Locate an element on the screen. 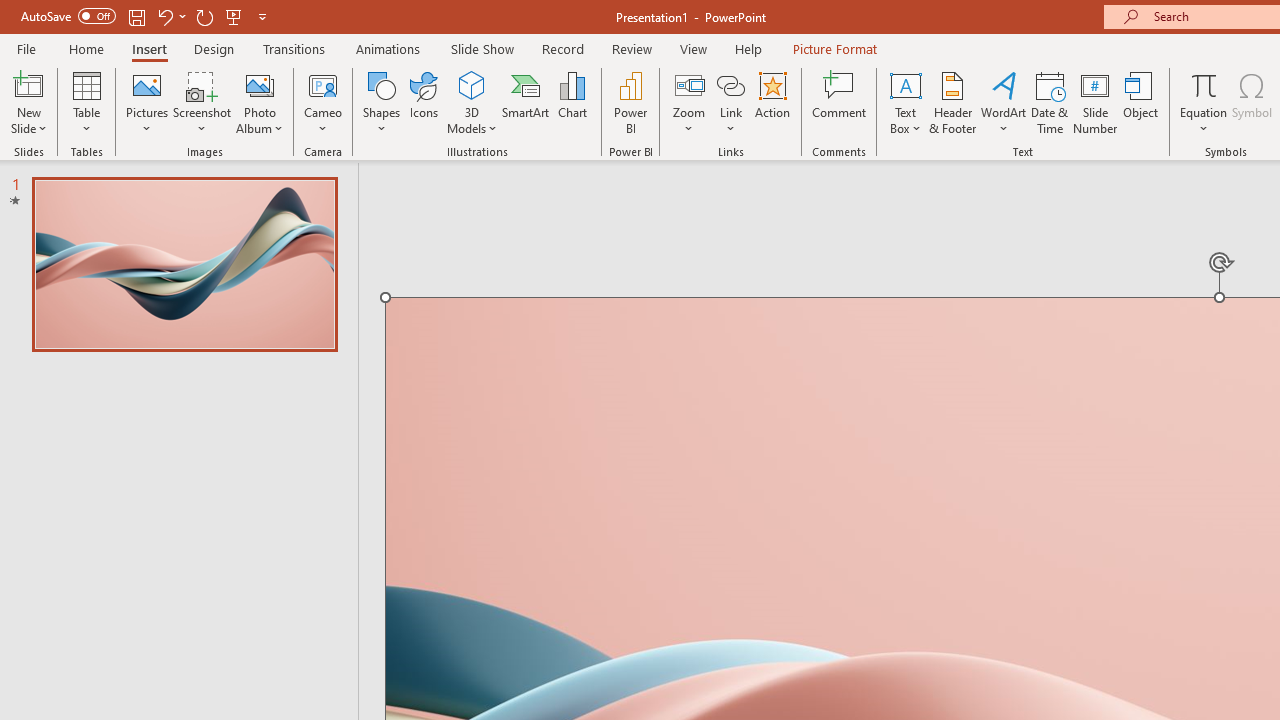  'New Photo Album...' is located at coordinates (258, 84).